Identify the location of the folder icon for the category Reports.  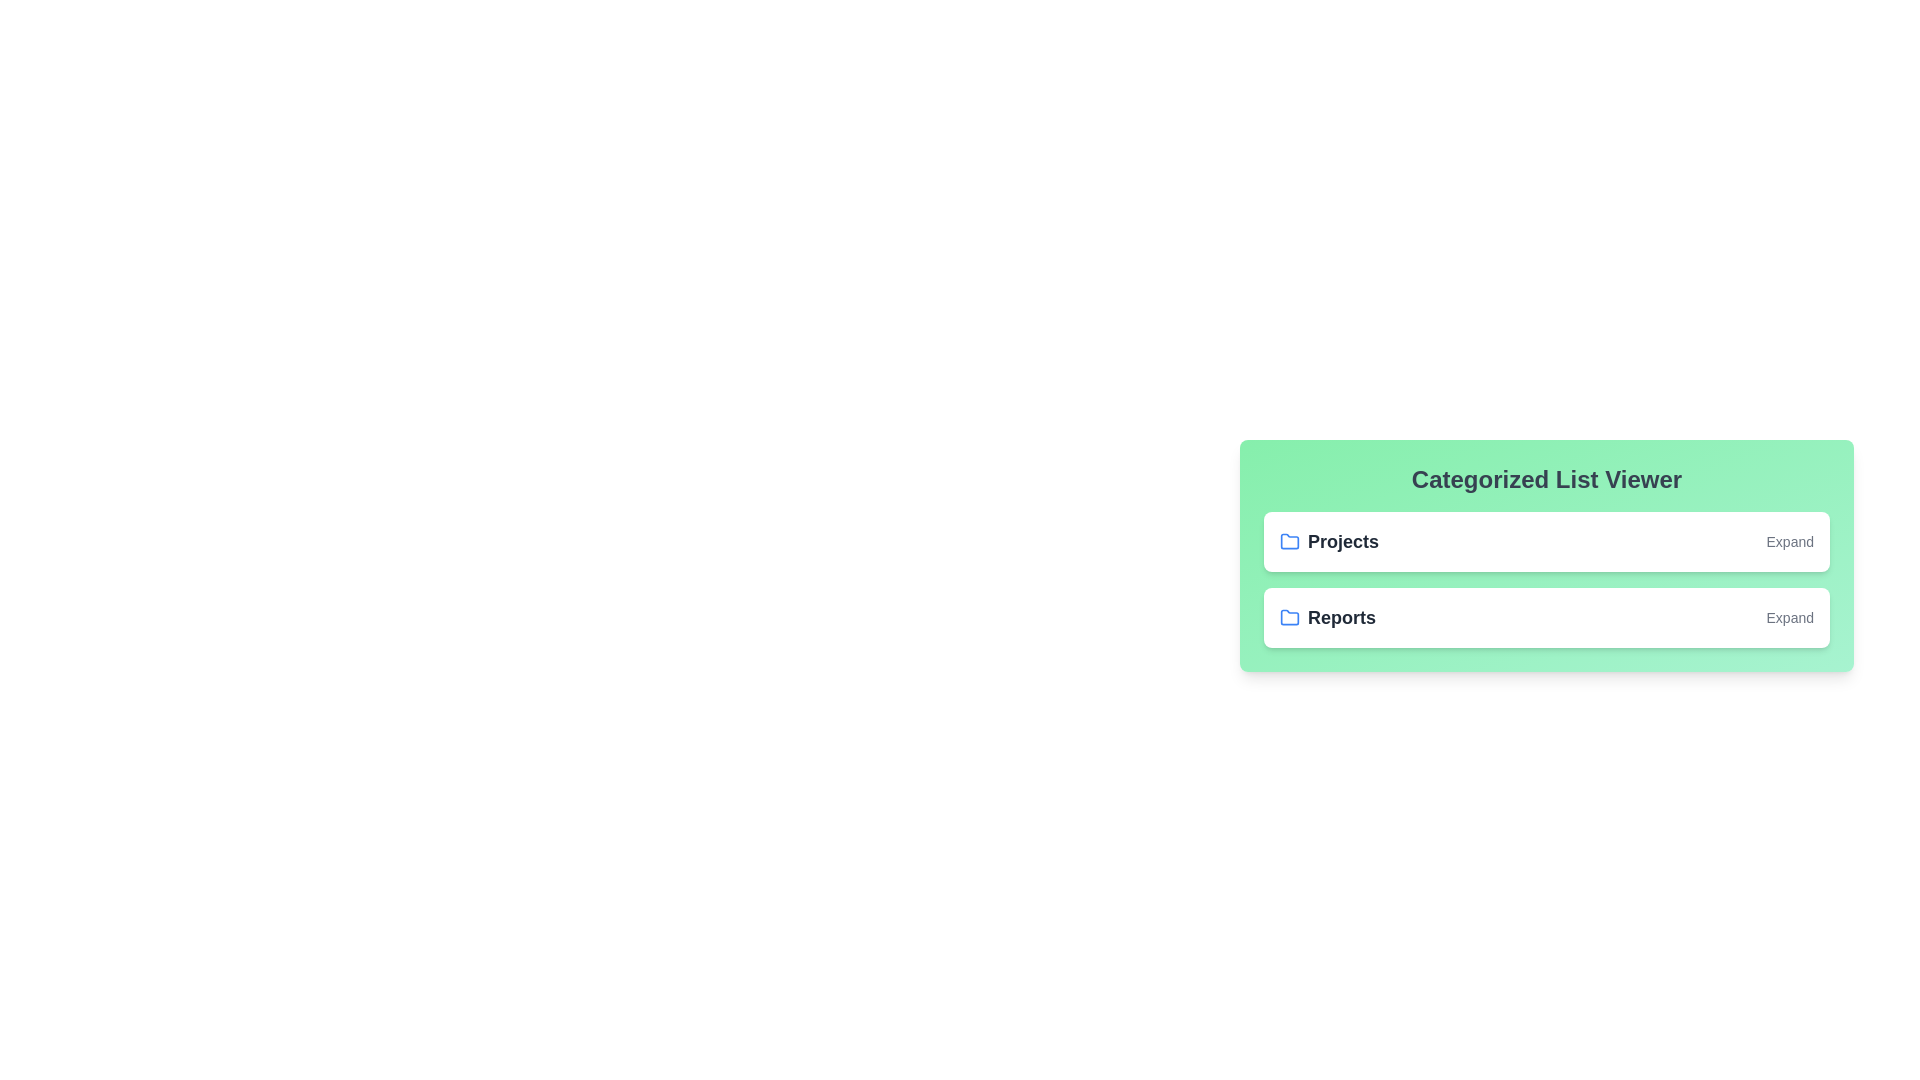
(1290, 616).